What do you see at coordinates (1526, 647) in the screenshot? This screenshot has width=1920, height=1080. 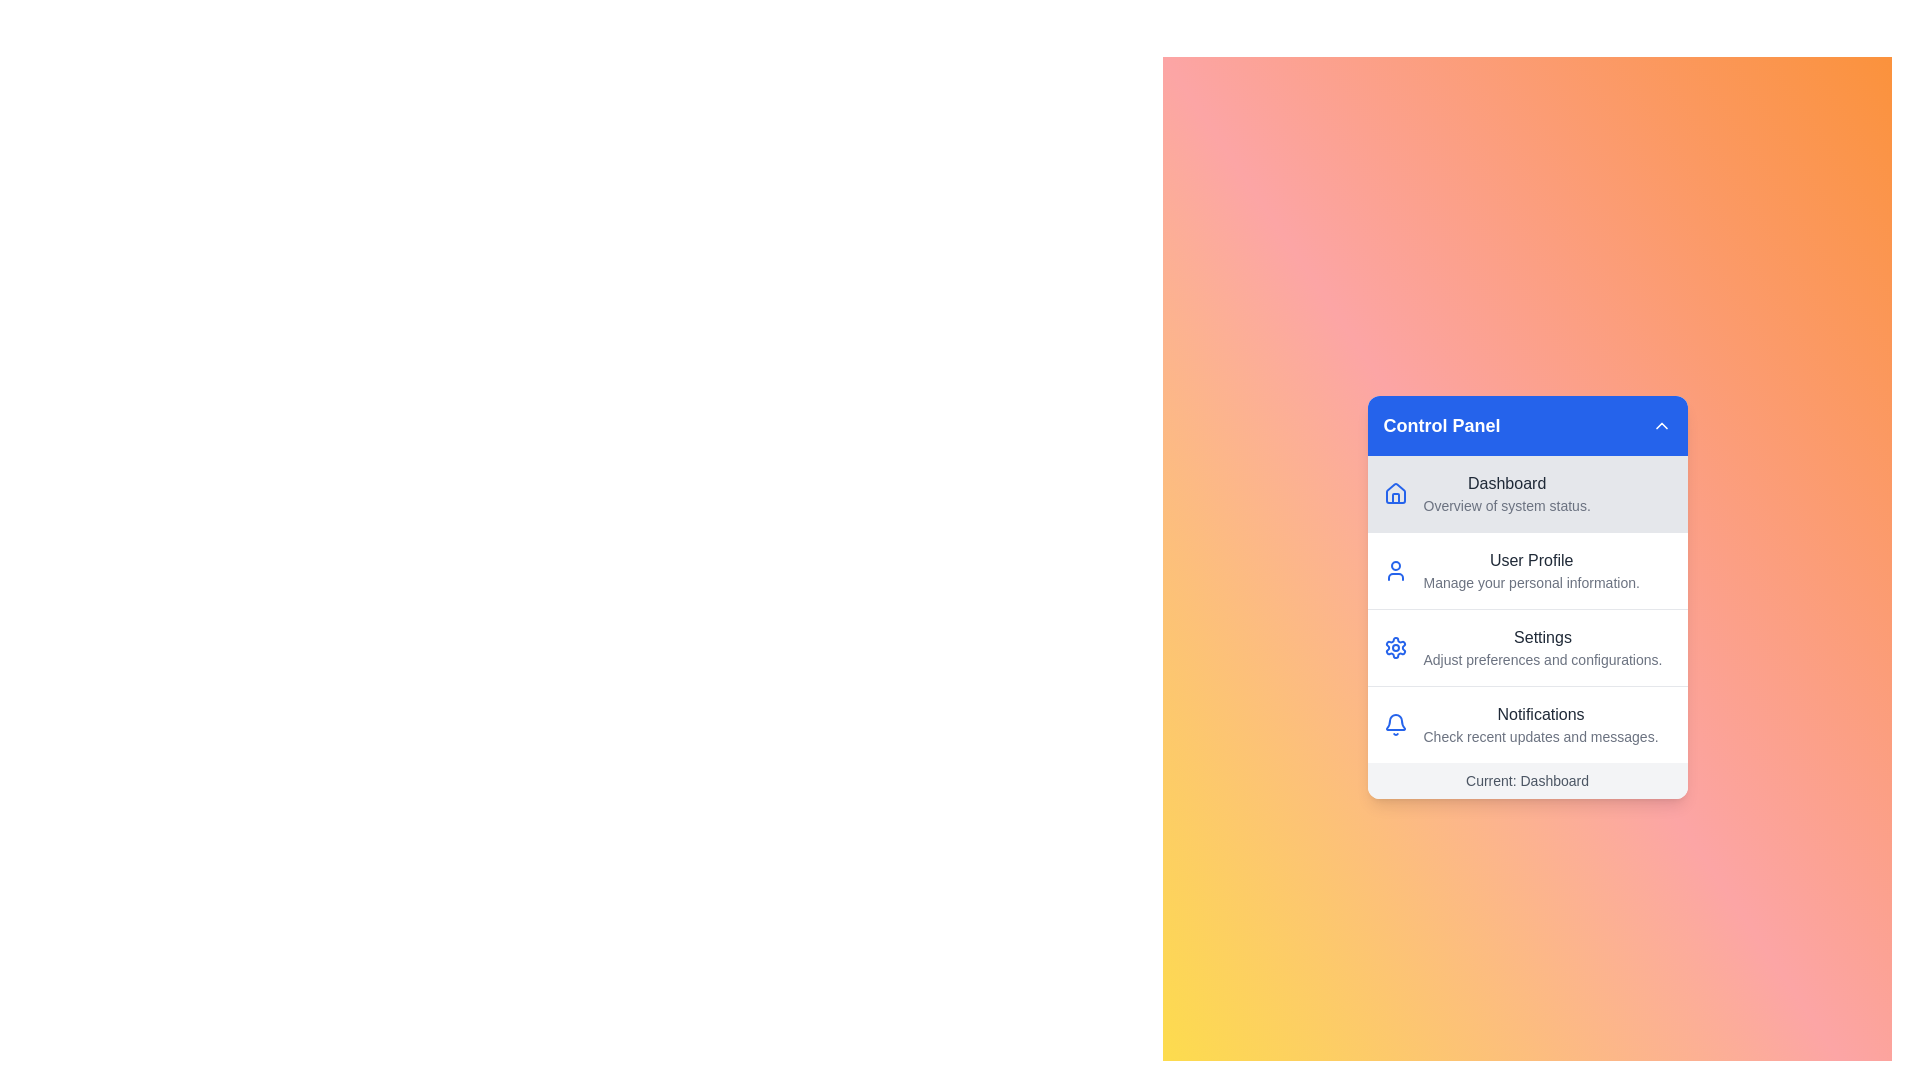 I see `the menu item Settings to make it active` at bounding box center [1526, 647].